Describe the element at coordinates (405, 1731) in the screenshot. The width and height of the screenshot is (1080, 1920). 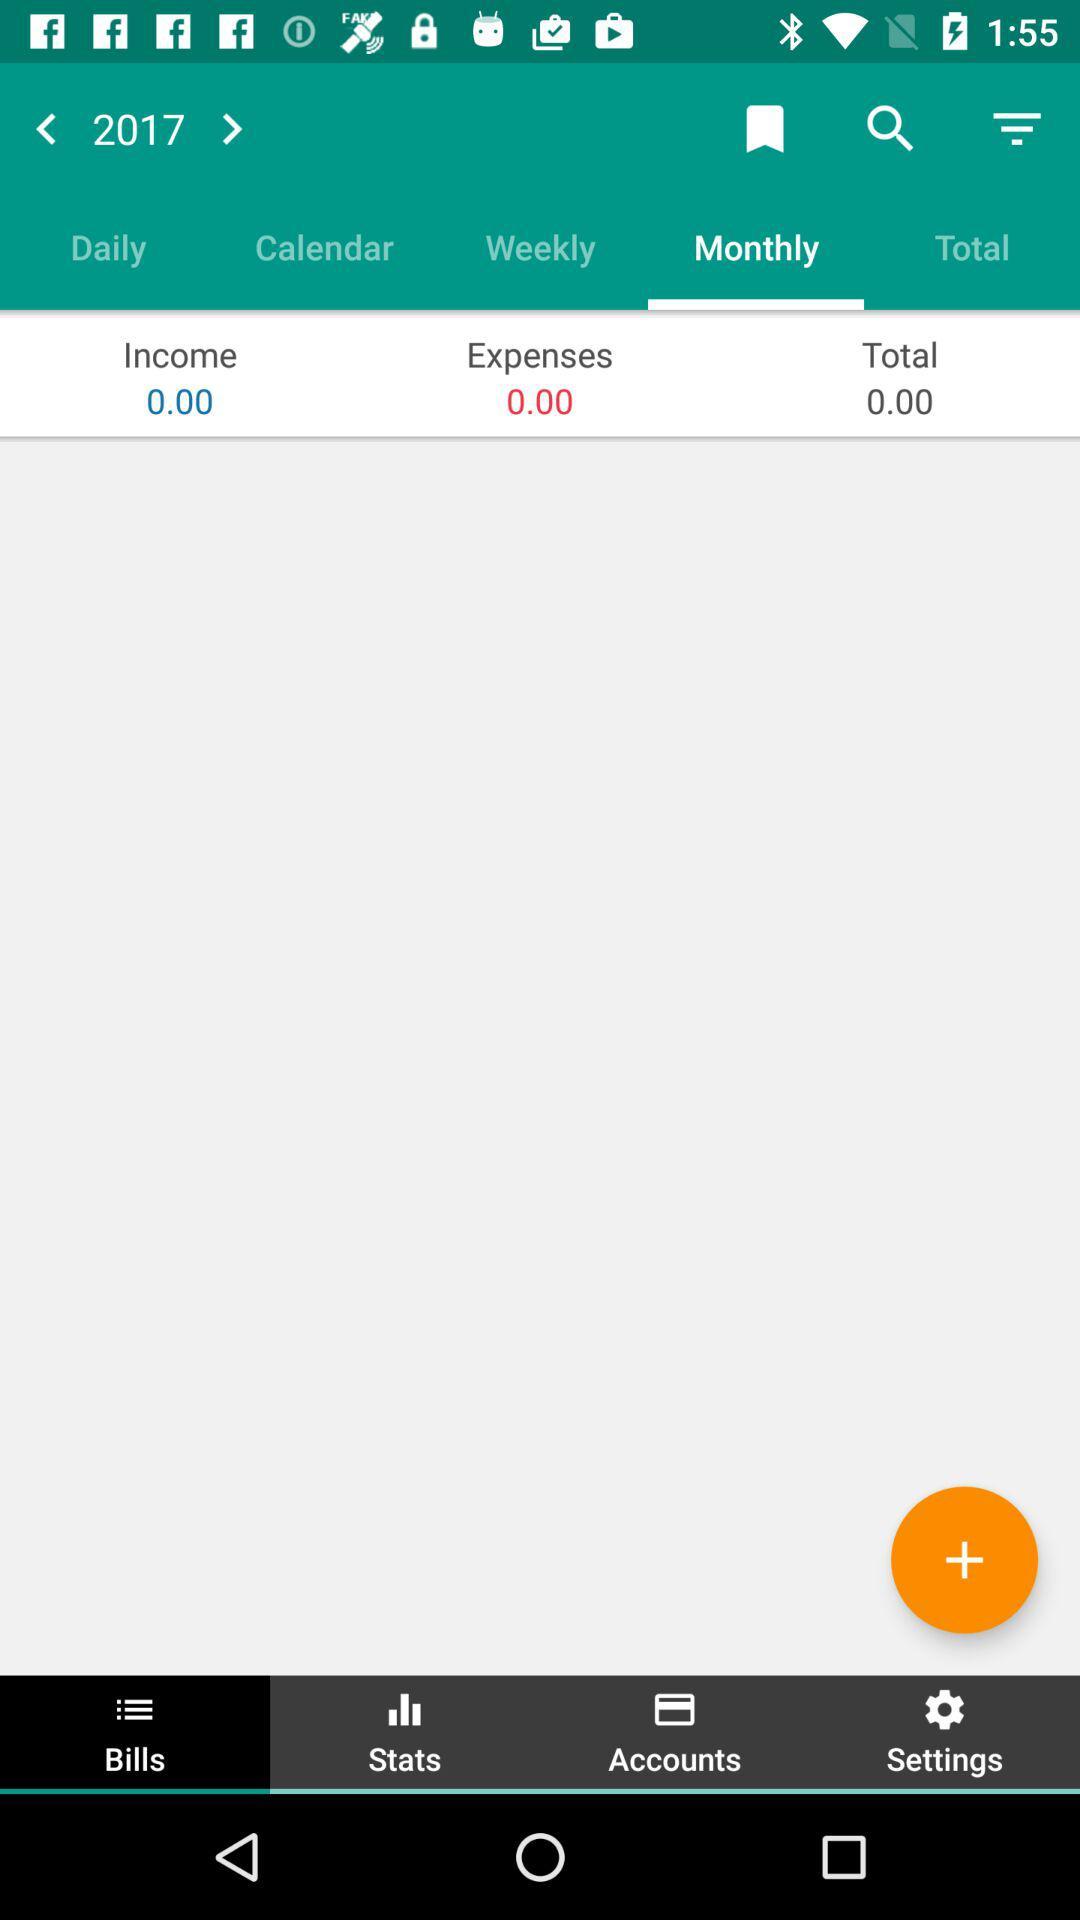
I see `stats` at that location.